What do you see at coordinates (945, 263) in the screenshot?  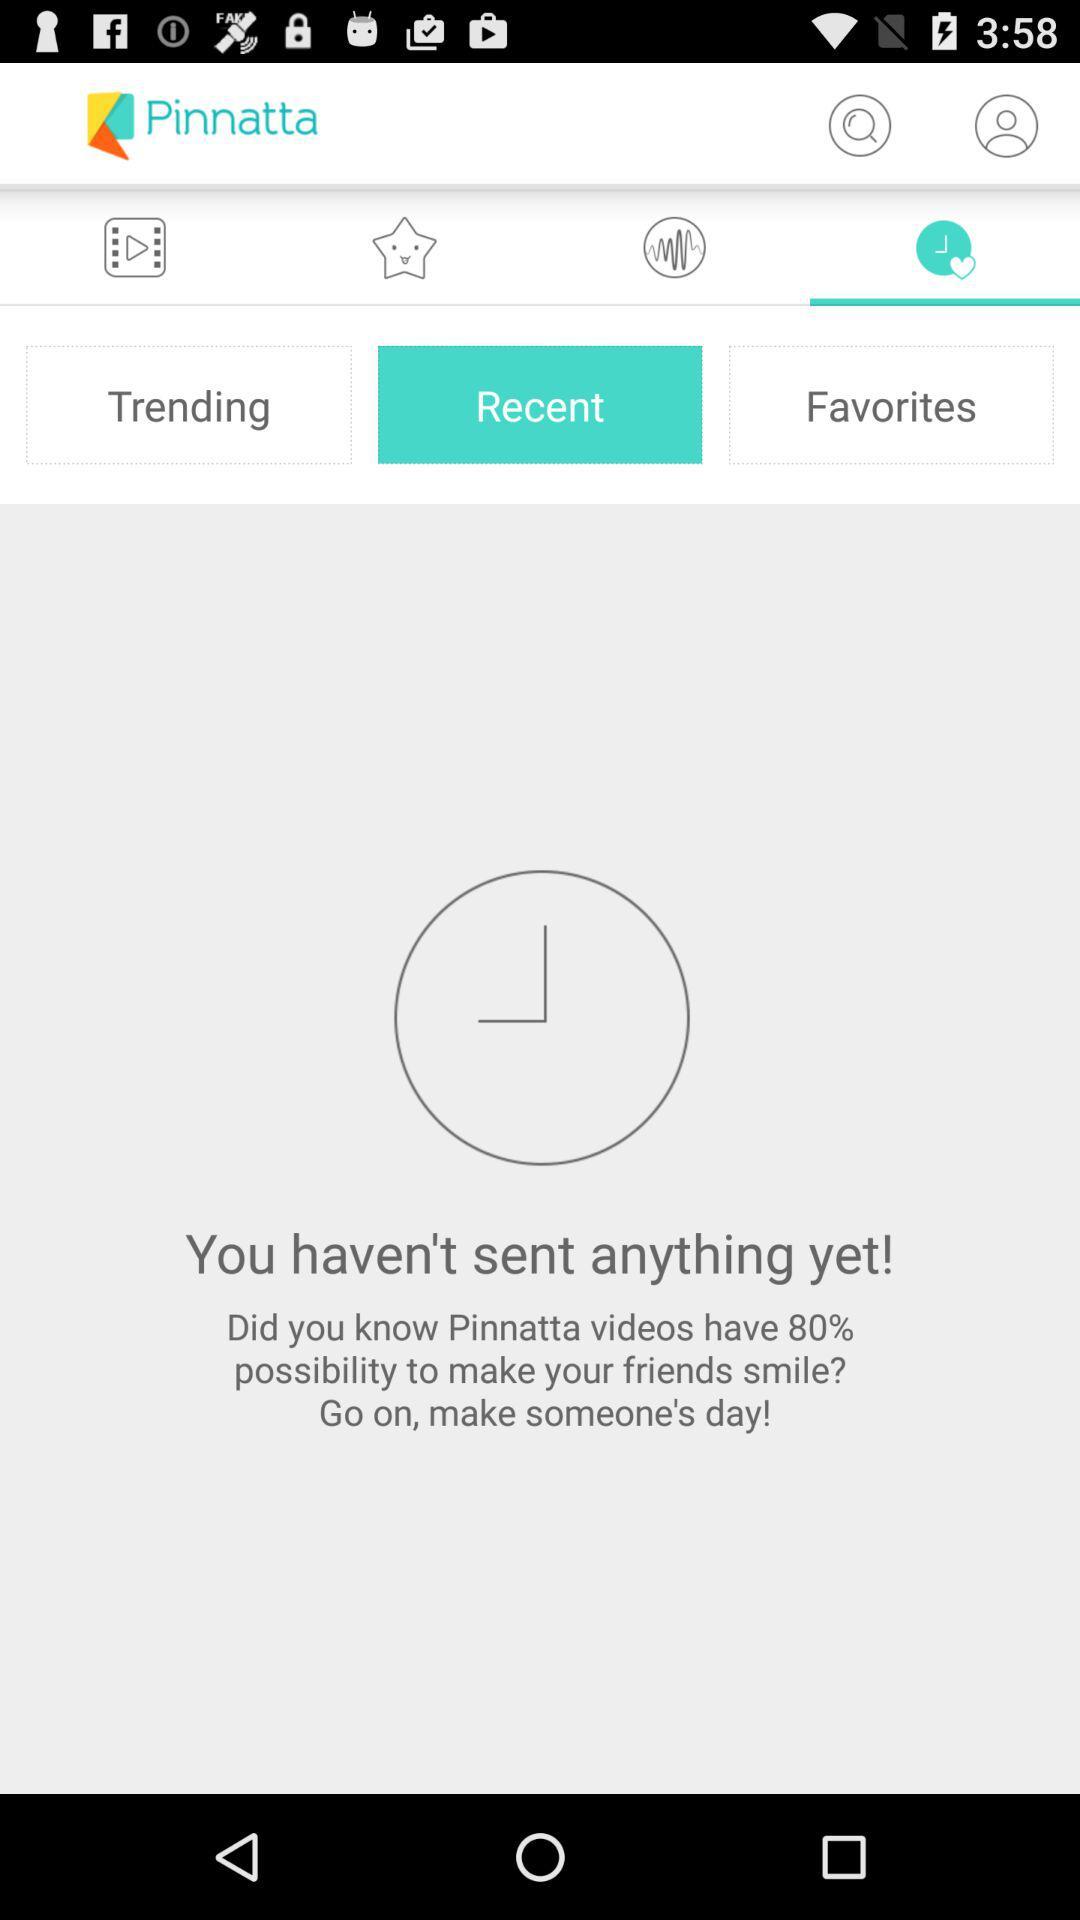 I see `the swap icon` at bounding box center [945, 263].